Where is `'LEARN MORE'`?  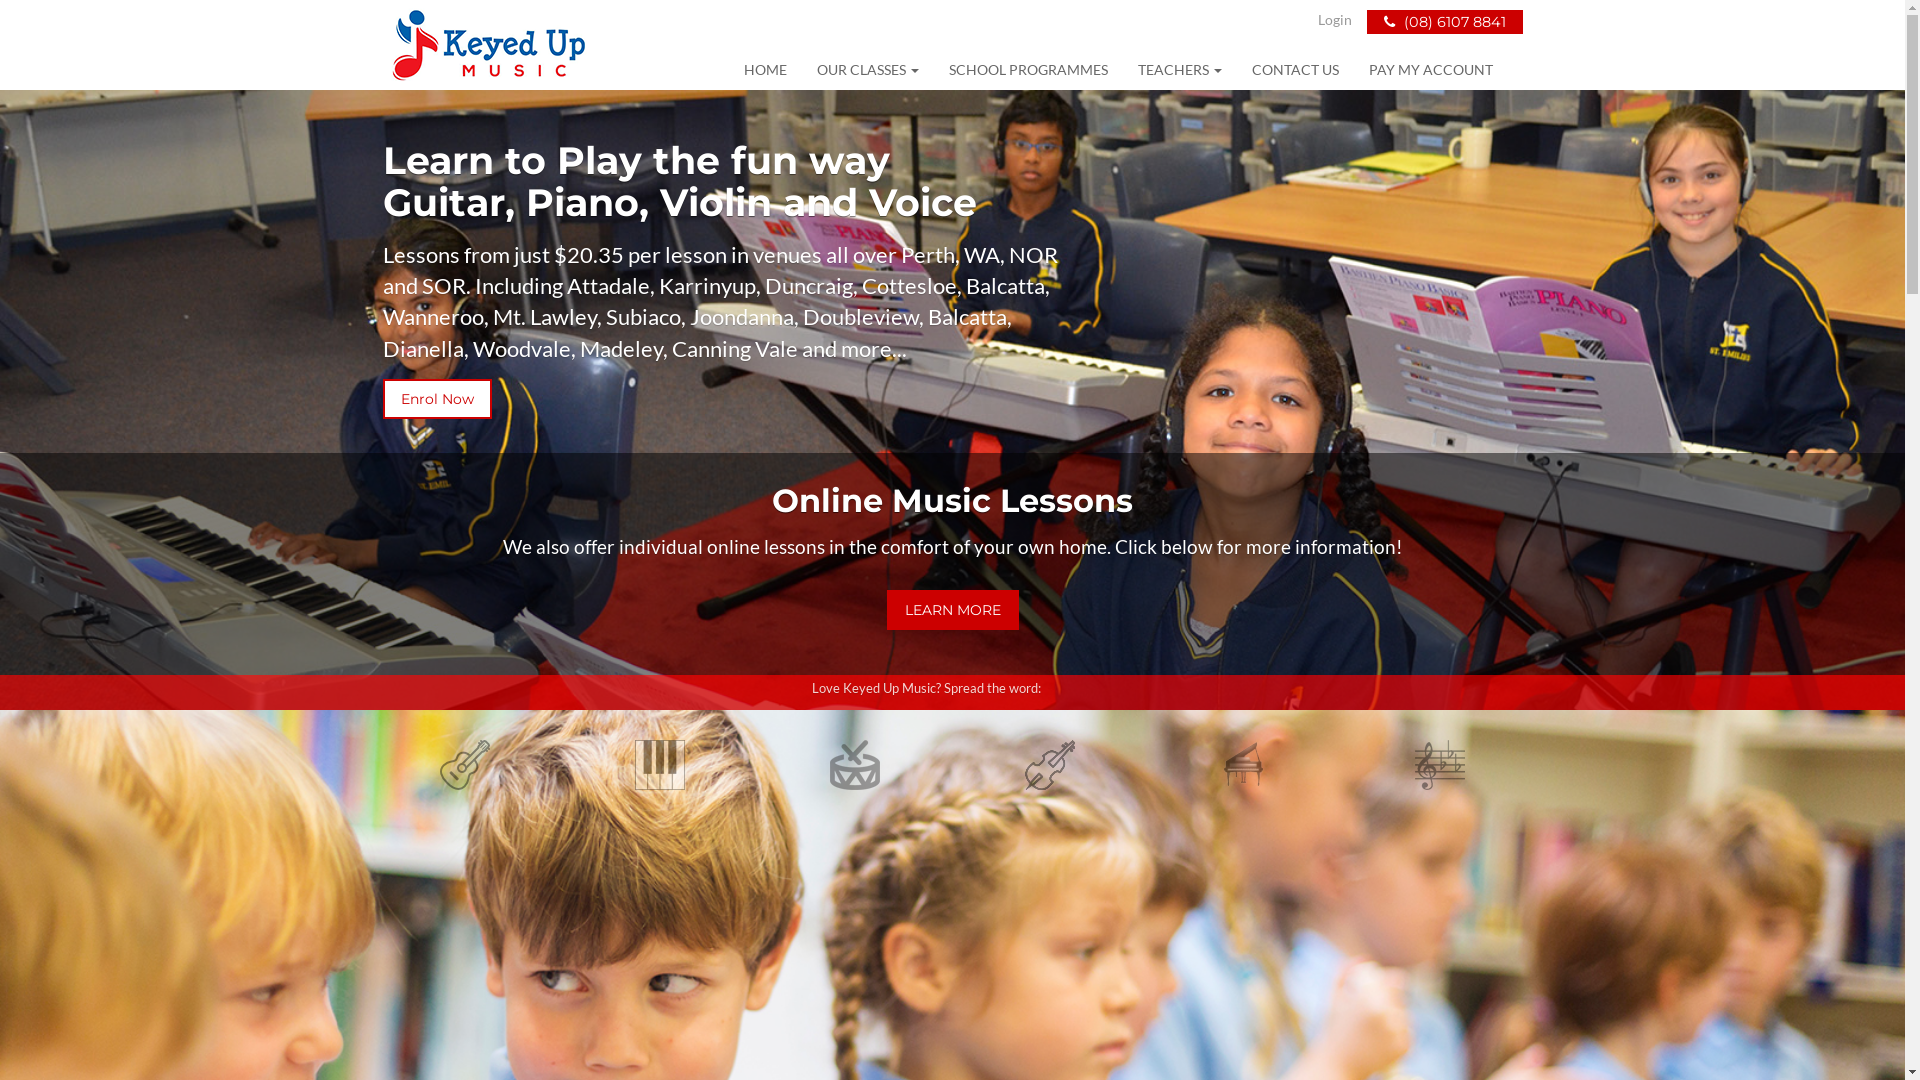 'LEARN MORE' is located at coordinates (950, 608).